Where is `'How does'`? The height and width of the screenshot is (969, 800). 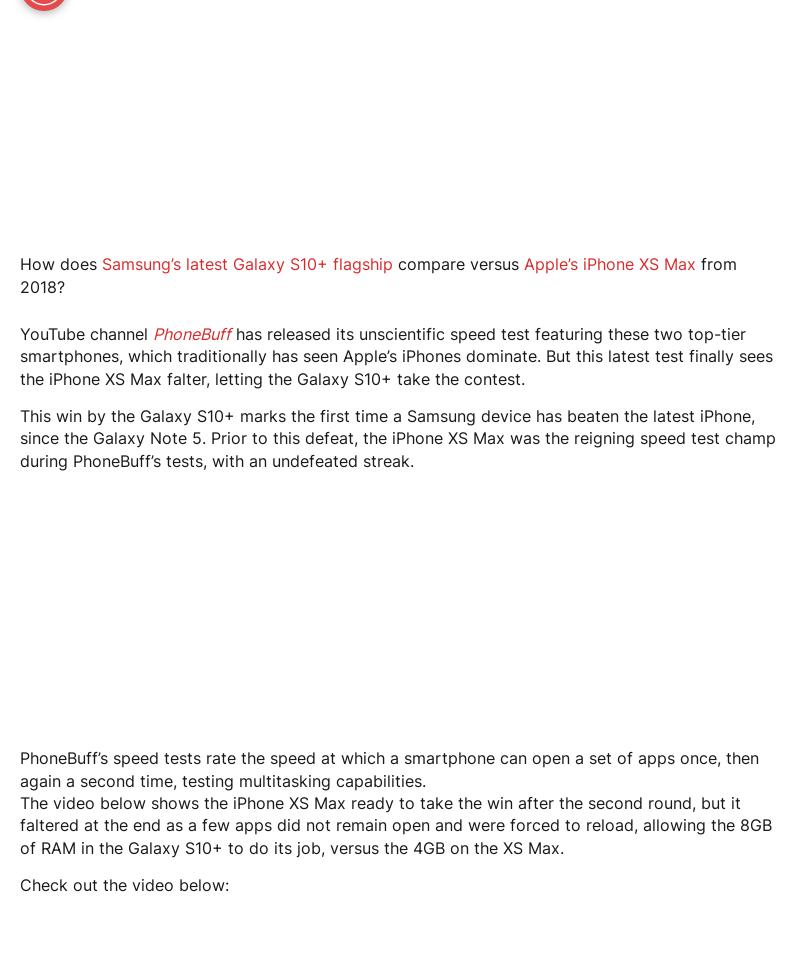
'How does' is located at coordinates (59, 262).